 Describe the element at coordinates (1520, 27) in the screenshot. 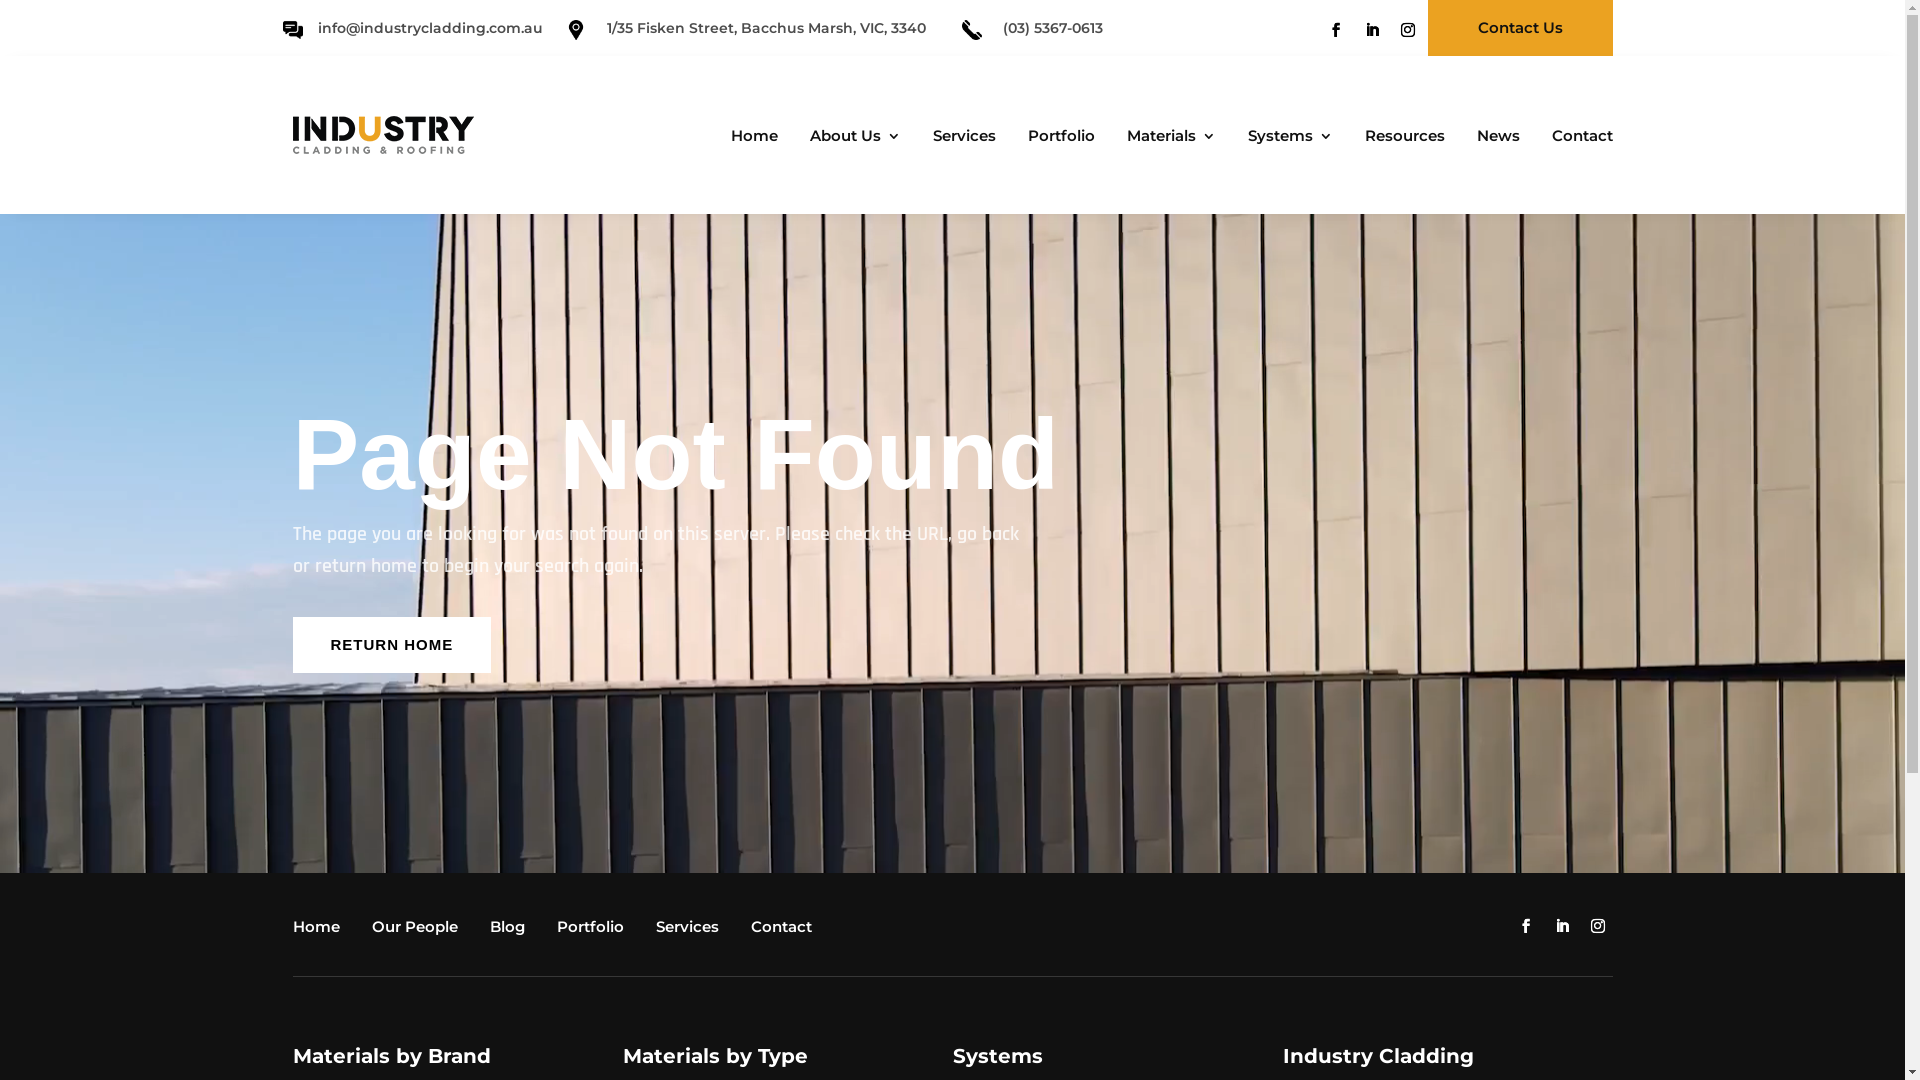

I see `'Contact Us'` at that location.